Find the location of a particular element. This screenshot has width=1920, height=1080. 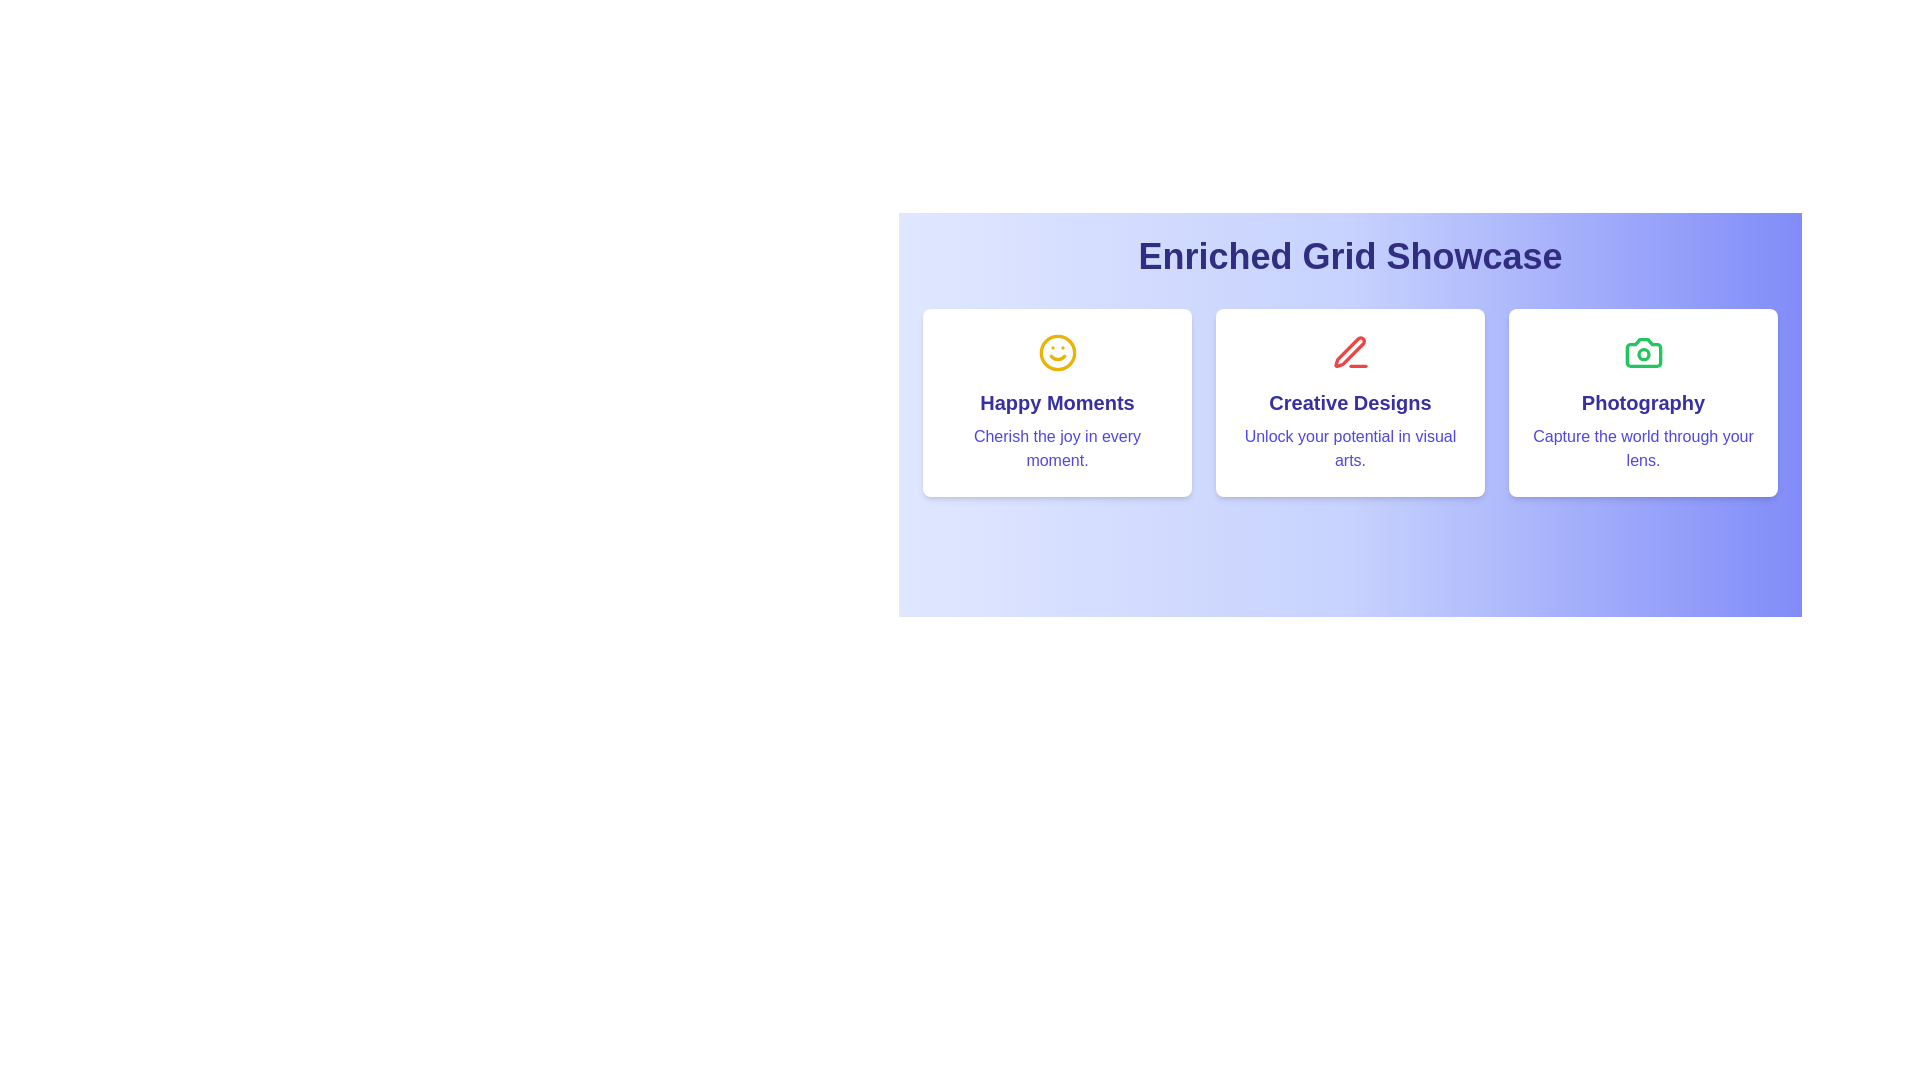

the text block displaying 'Cherish the joy in every moment.' which is located below the 'Happy Moments' heading within the first card is located at coordinates (1056, 447).